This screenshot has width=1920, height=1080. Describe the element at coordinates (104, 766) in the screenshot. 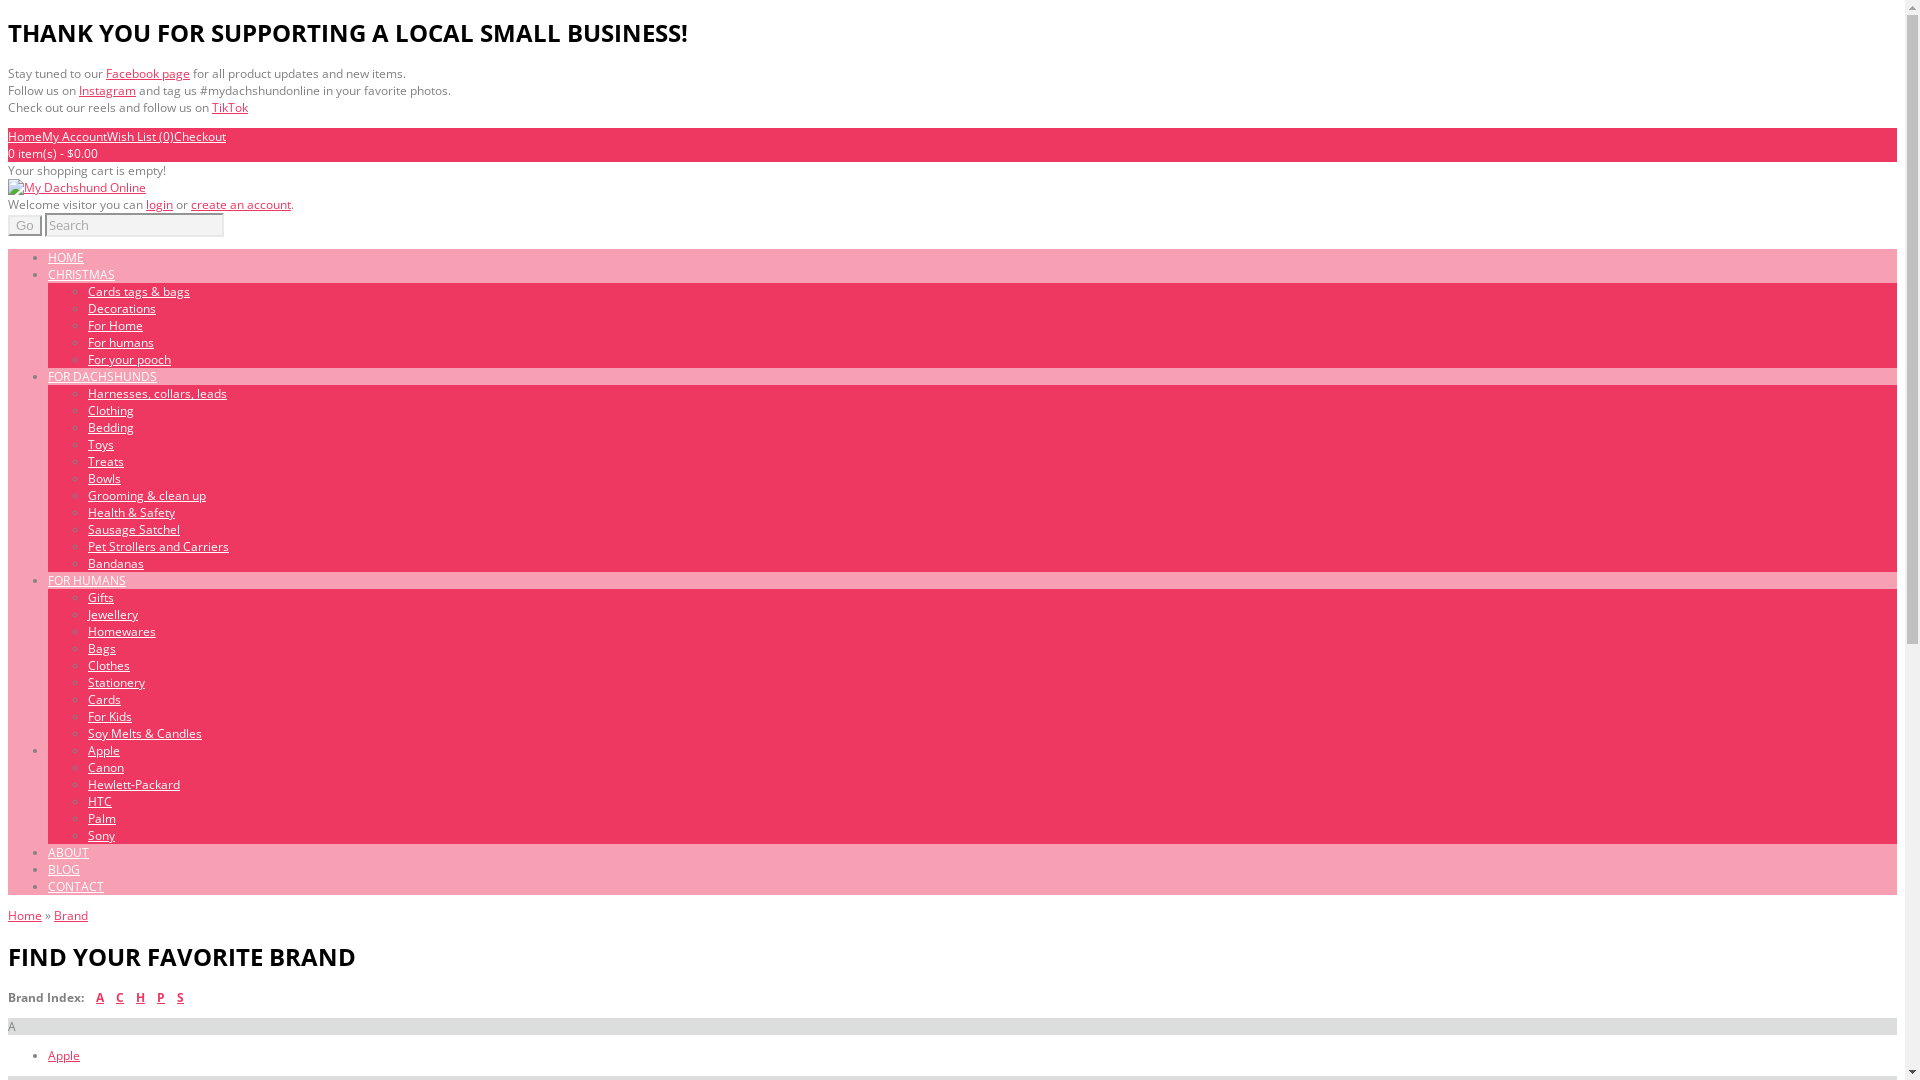

I see `'Canon'` at that location.